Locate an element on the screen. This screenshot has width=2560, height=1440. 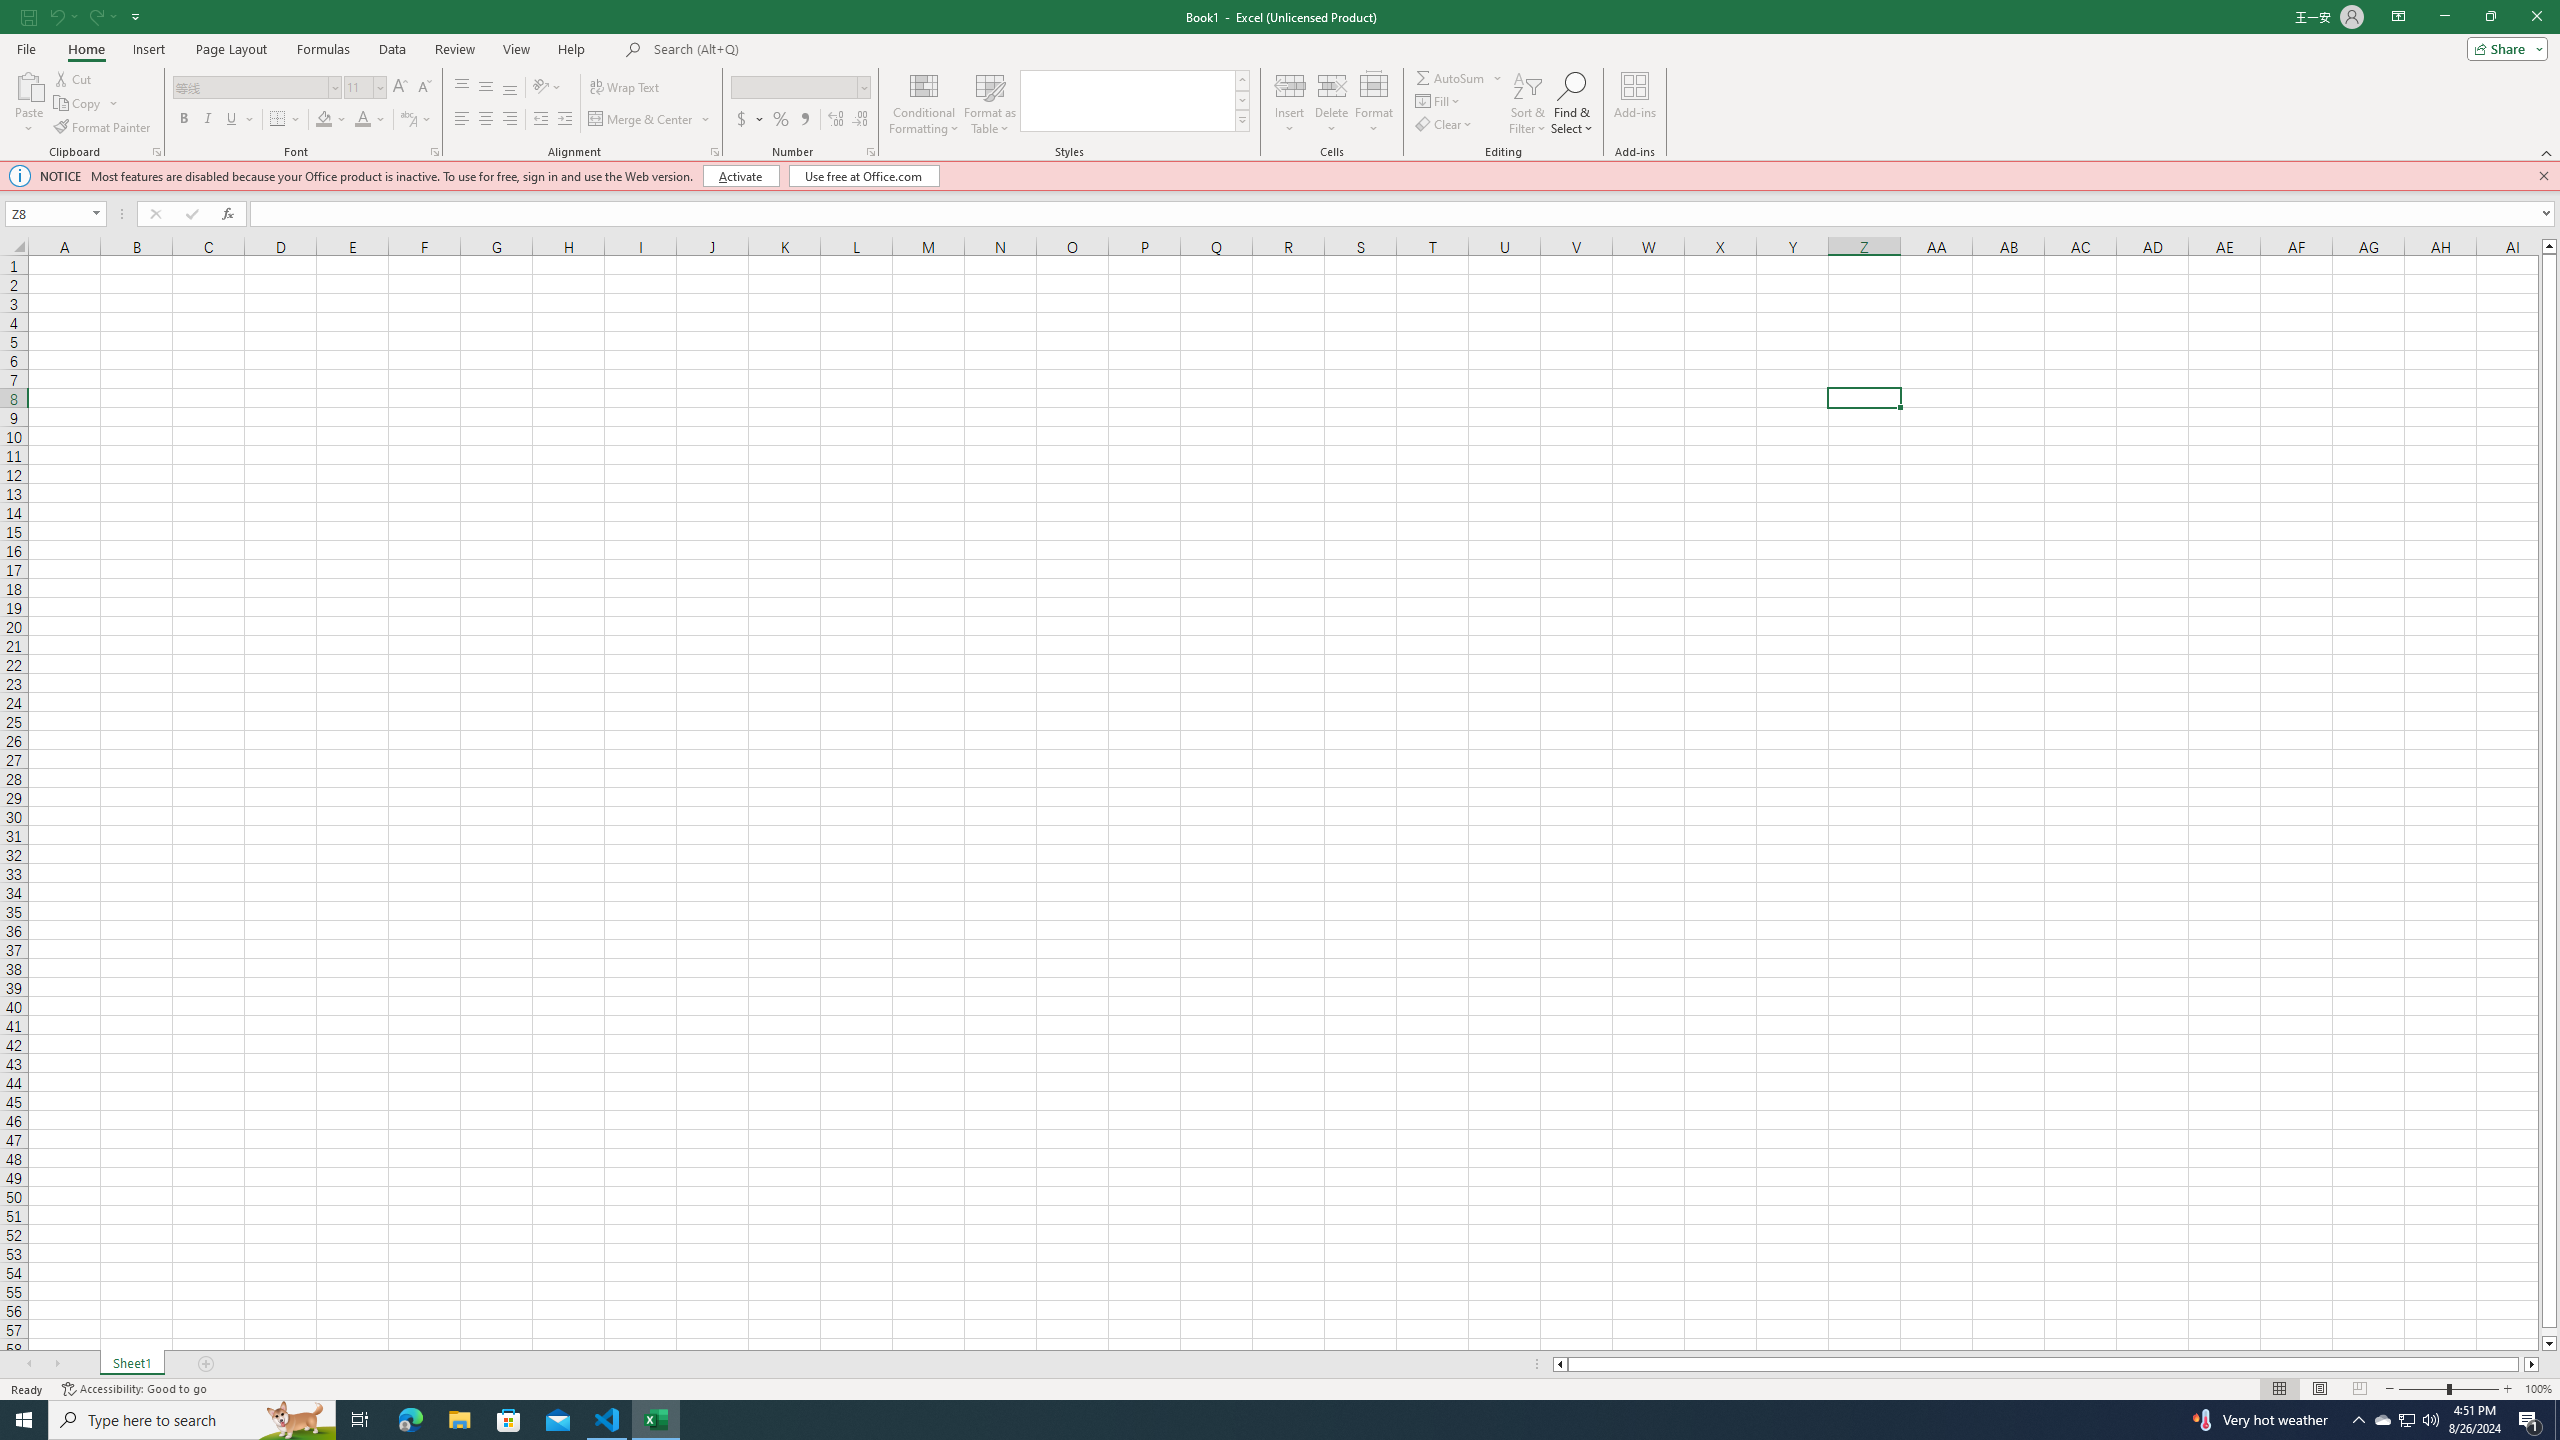
'Format' is located at coordinates (1373, 103).